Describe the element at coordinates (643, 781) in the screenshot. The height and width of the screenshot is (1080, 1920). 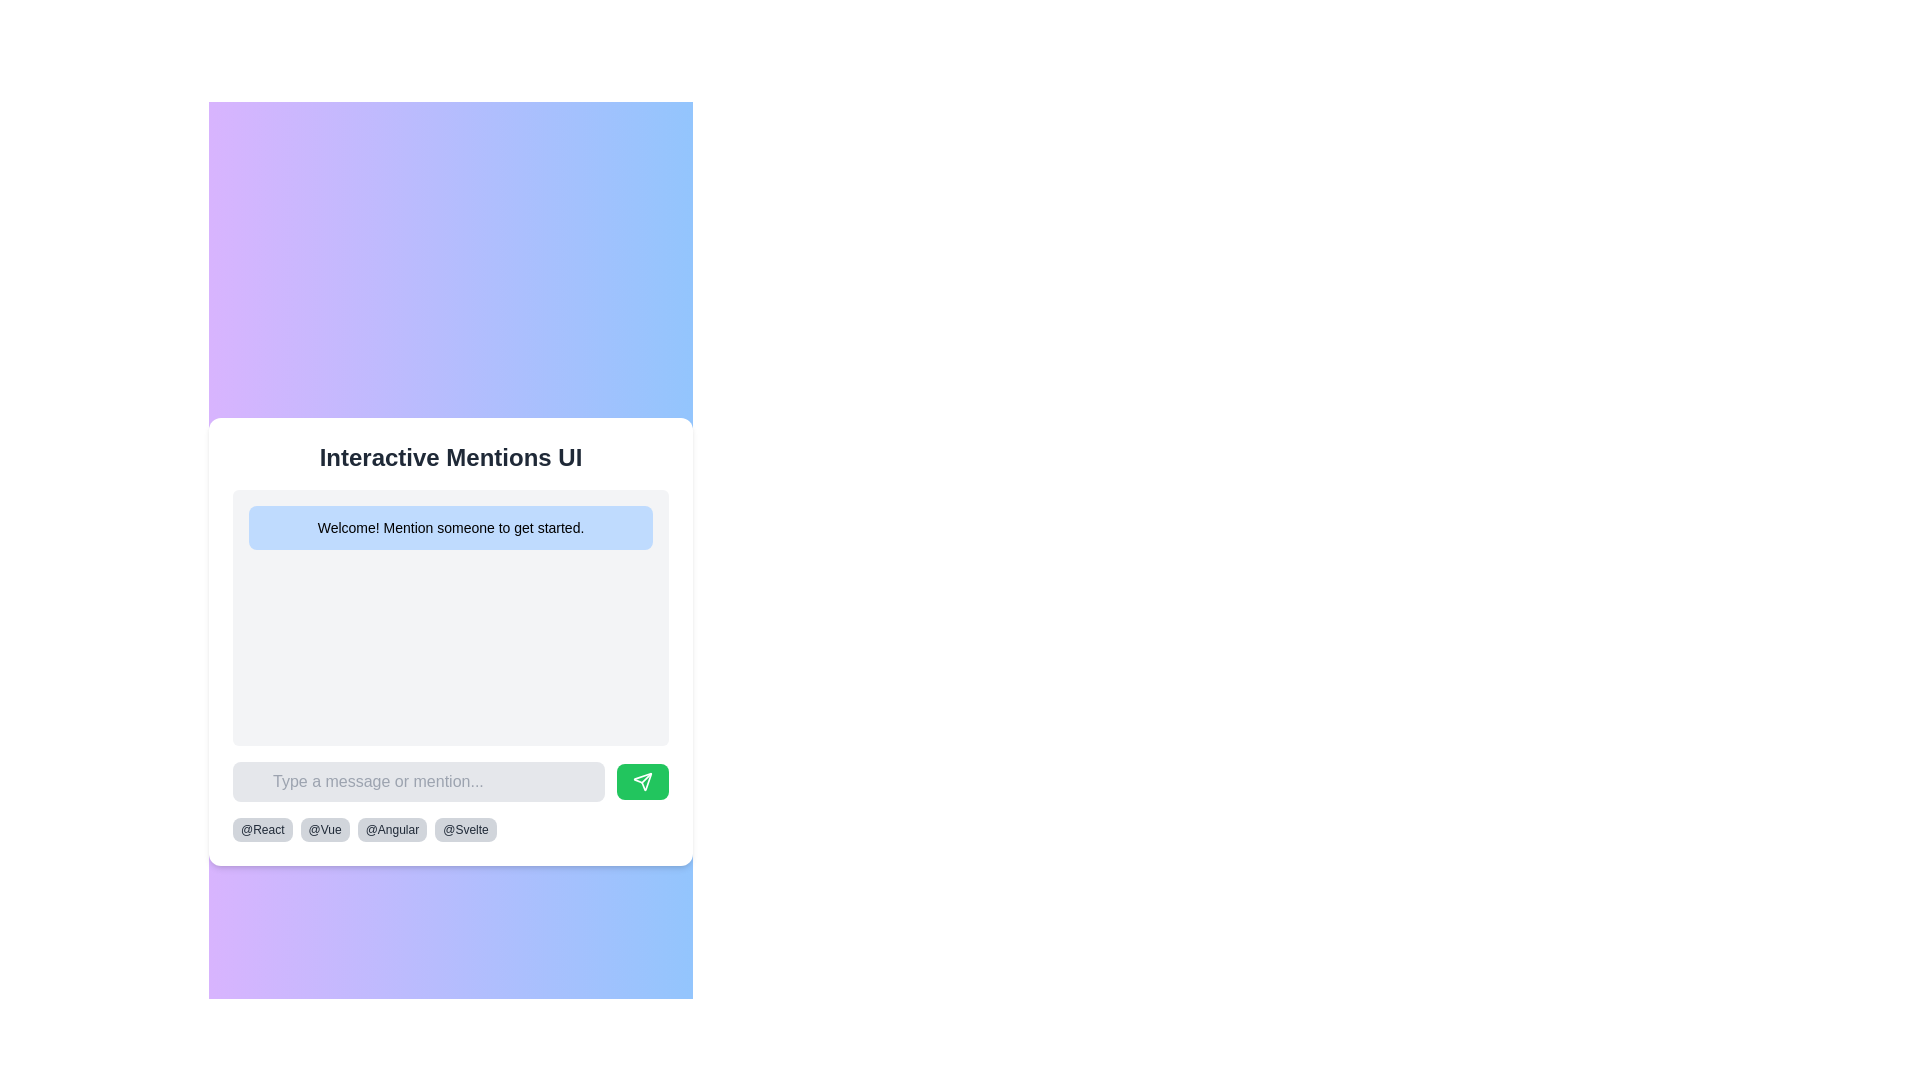
I see `the green rounded button with a white send arrow icon located at the bottom-right corner of the form interface` at that location.